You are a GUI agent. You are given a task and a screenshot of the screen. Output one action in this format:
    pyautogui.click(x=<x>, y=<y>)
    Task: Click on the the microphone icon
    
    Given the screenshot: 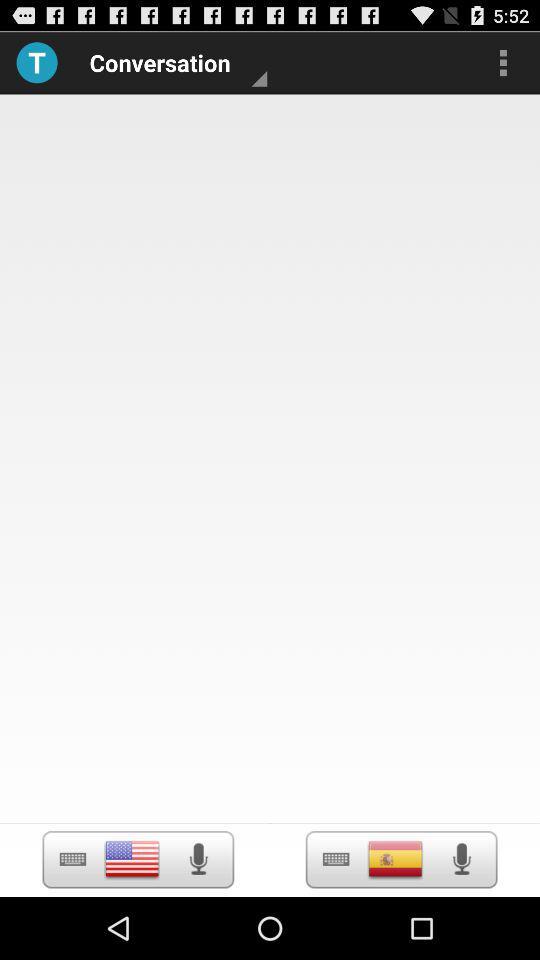 What is the action you would take?
    pyautogui.click(x=198, y=920)
    